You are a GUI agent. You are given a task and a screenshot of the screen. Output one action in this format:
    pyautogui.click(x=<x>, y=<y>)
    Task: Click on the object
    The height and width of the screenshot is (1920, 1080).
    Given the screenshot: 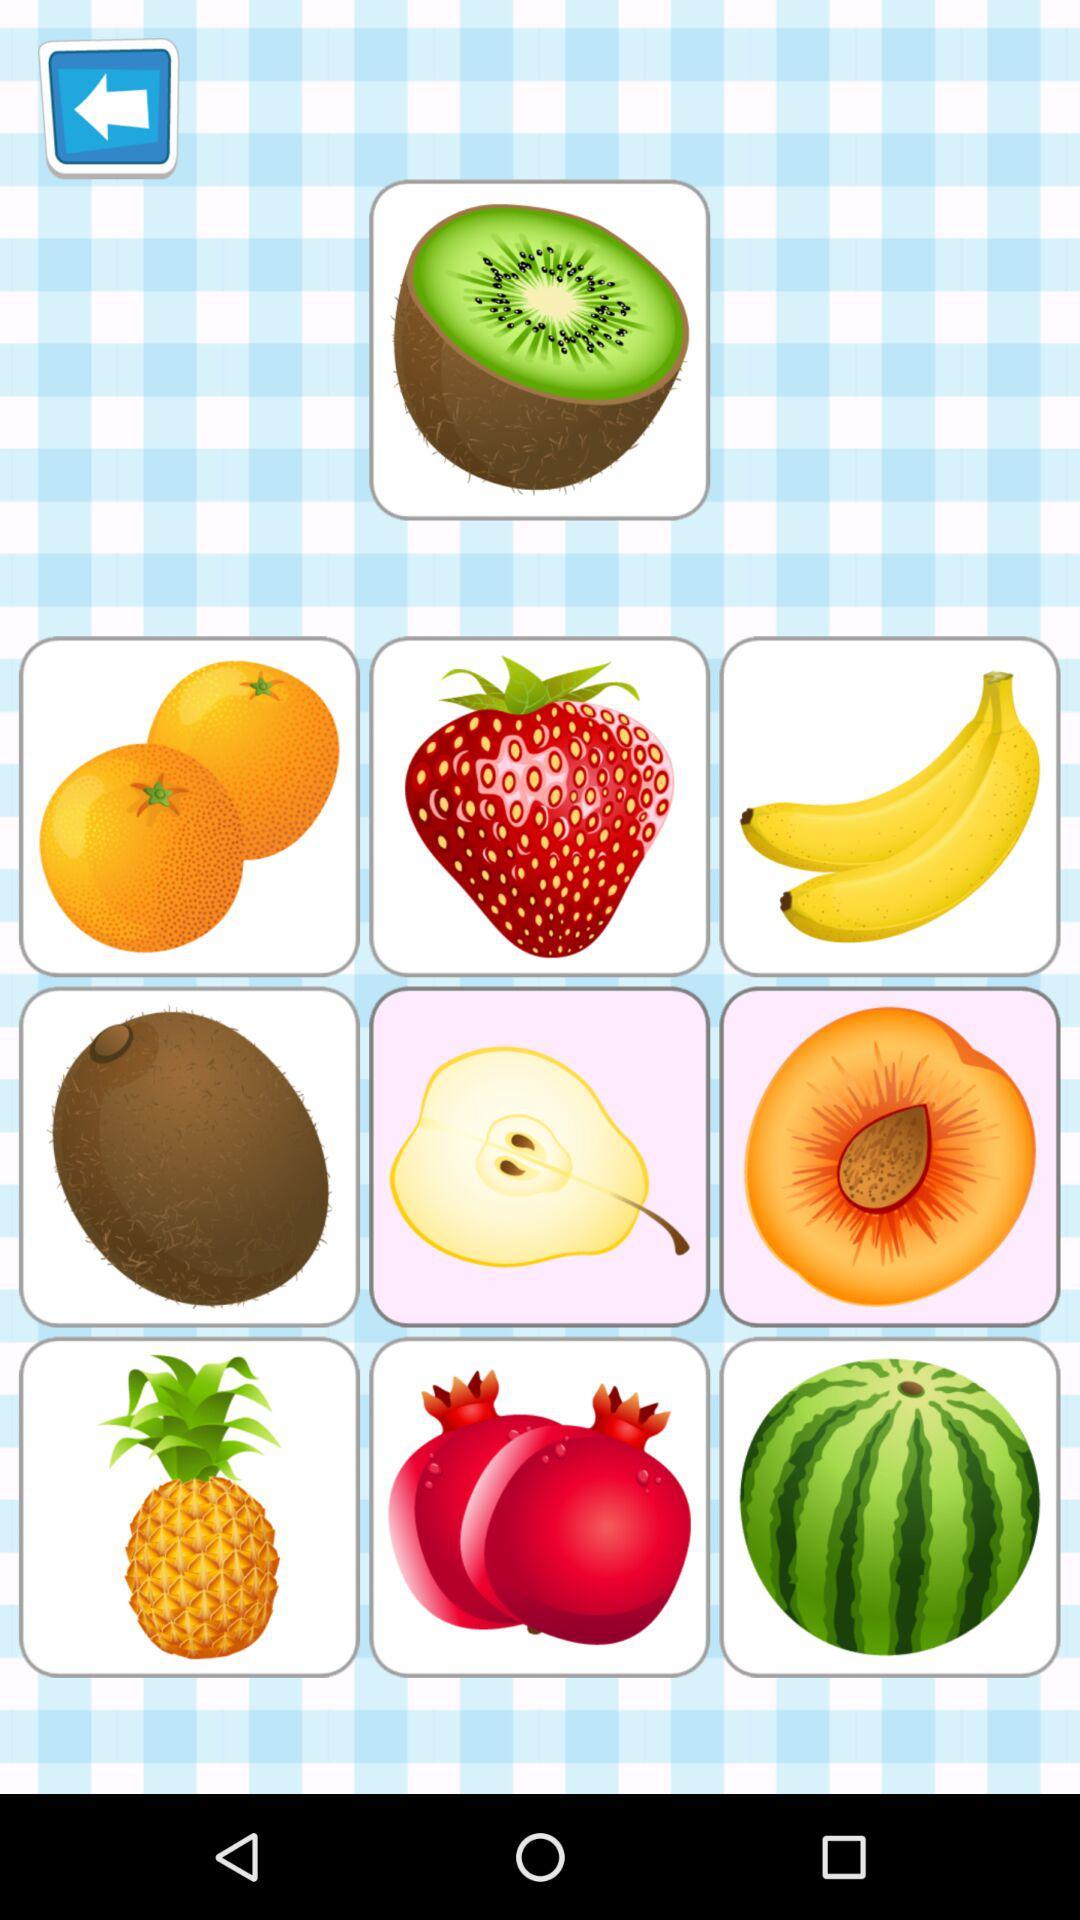 What is the action you would take?
    pyautogui.click(x=538, y=349)
    